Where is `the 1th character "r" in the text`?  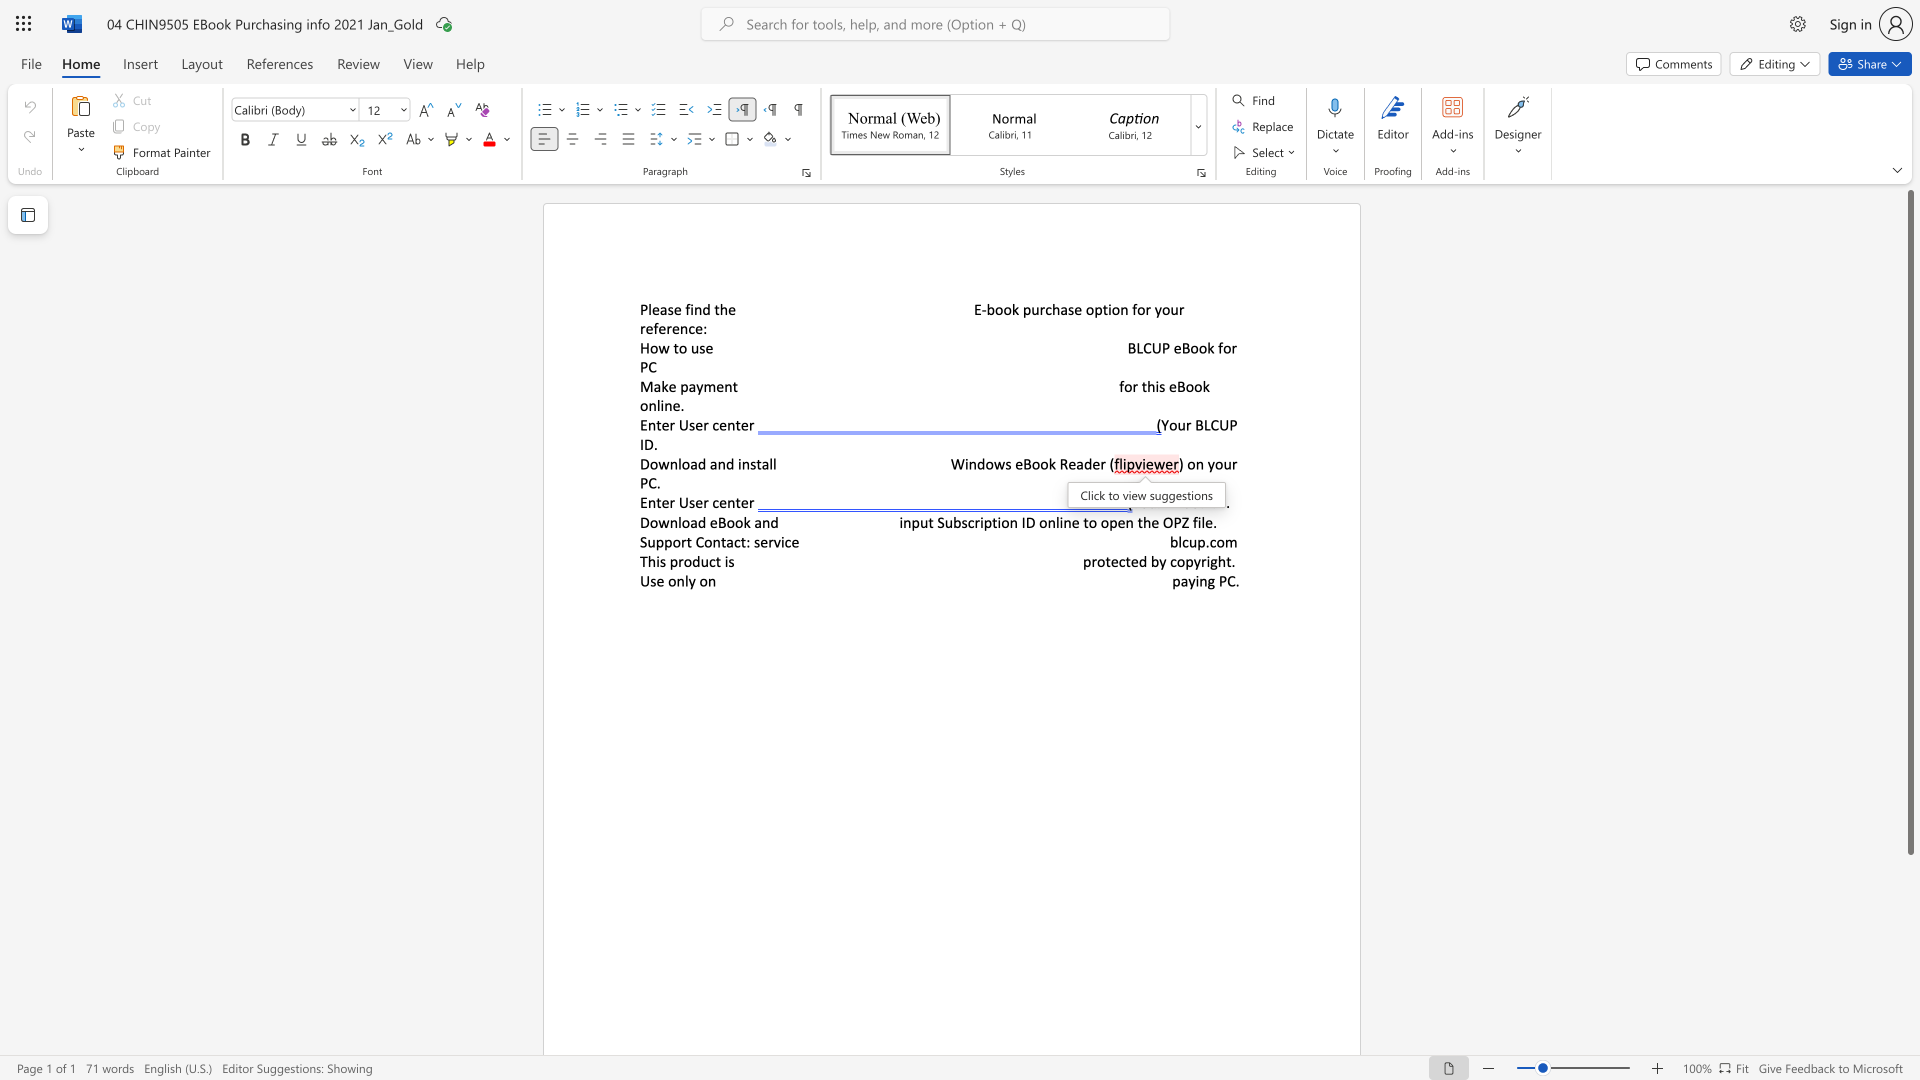 the 1th character "r" in the text is located at coordinates (672, 501).